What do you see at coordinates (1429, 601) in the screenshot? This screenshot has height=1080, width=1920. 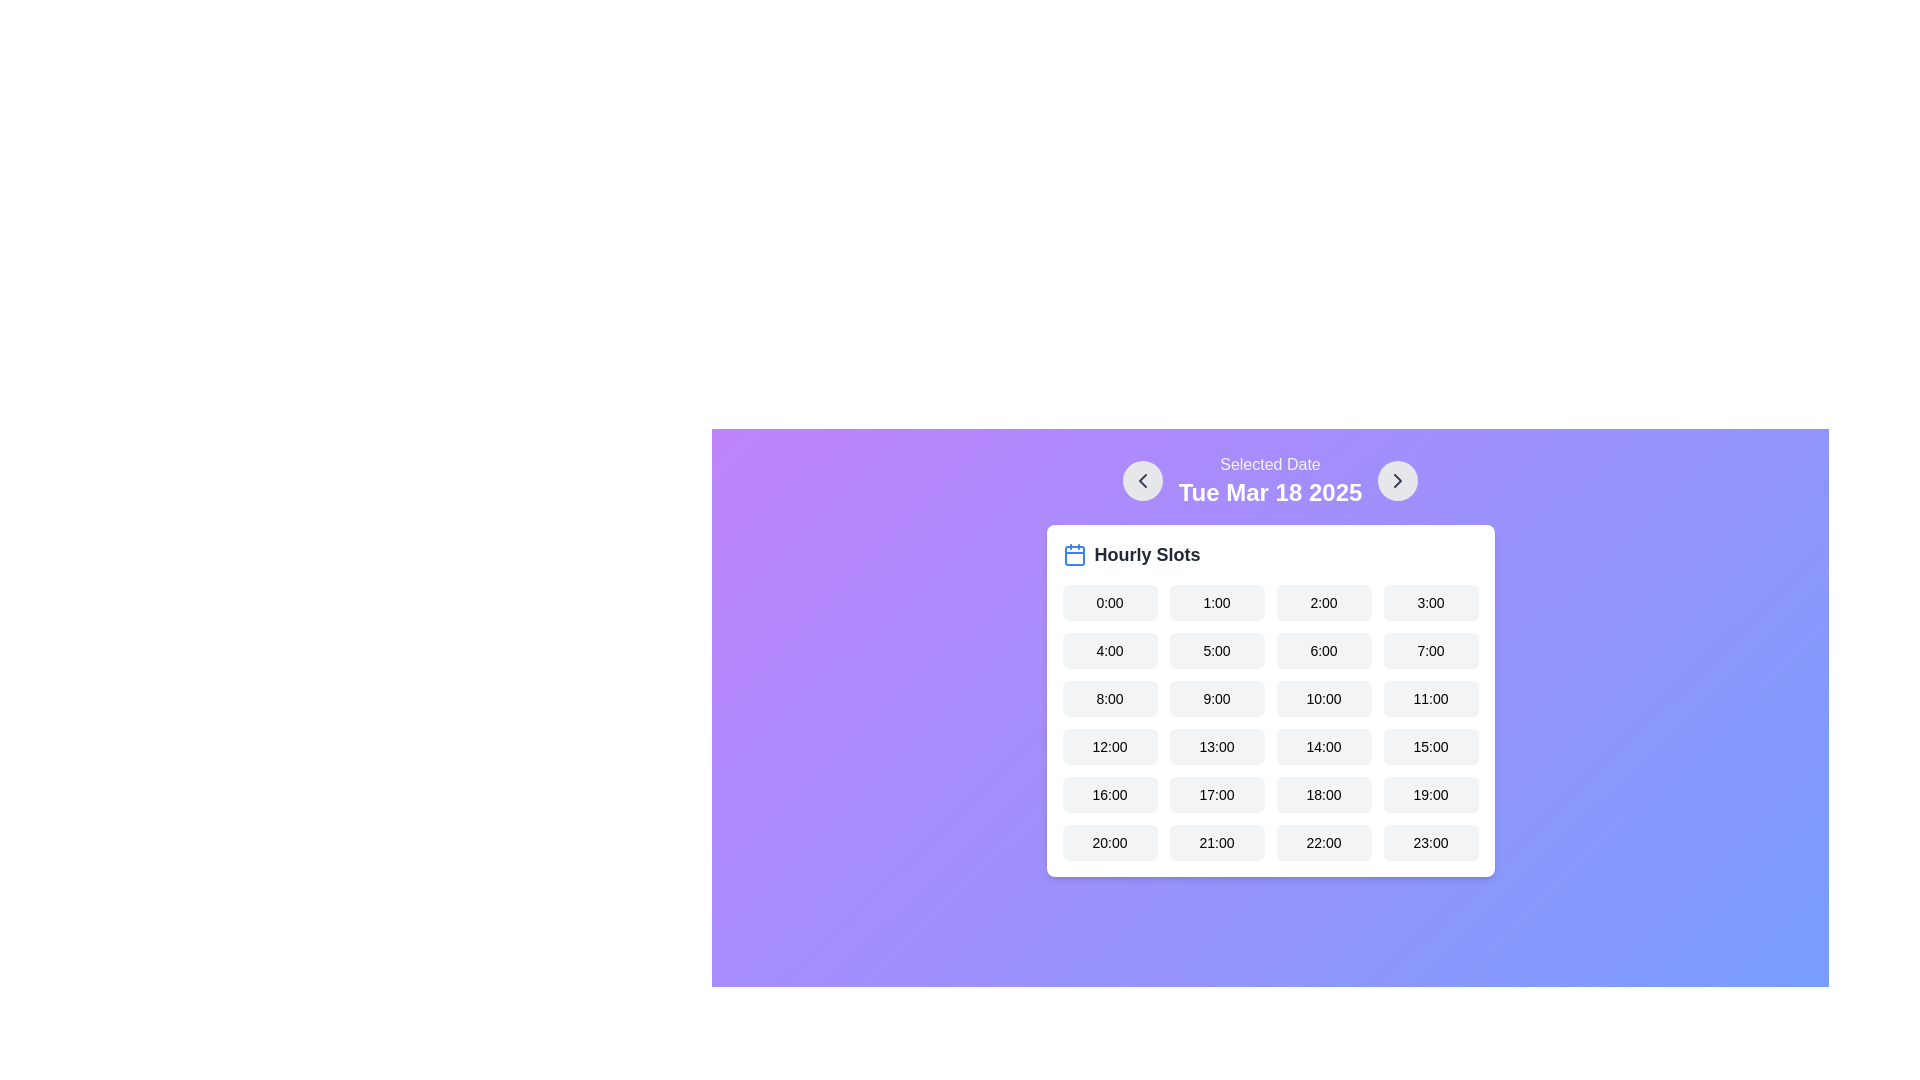 I see `the '3:00' time slot button located in the first row and fourth column of the 'Hourly Slots' section` at bounding box center [1429, 601].